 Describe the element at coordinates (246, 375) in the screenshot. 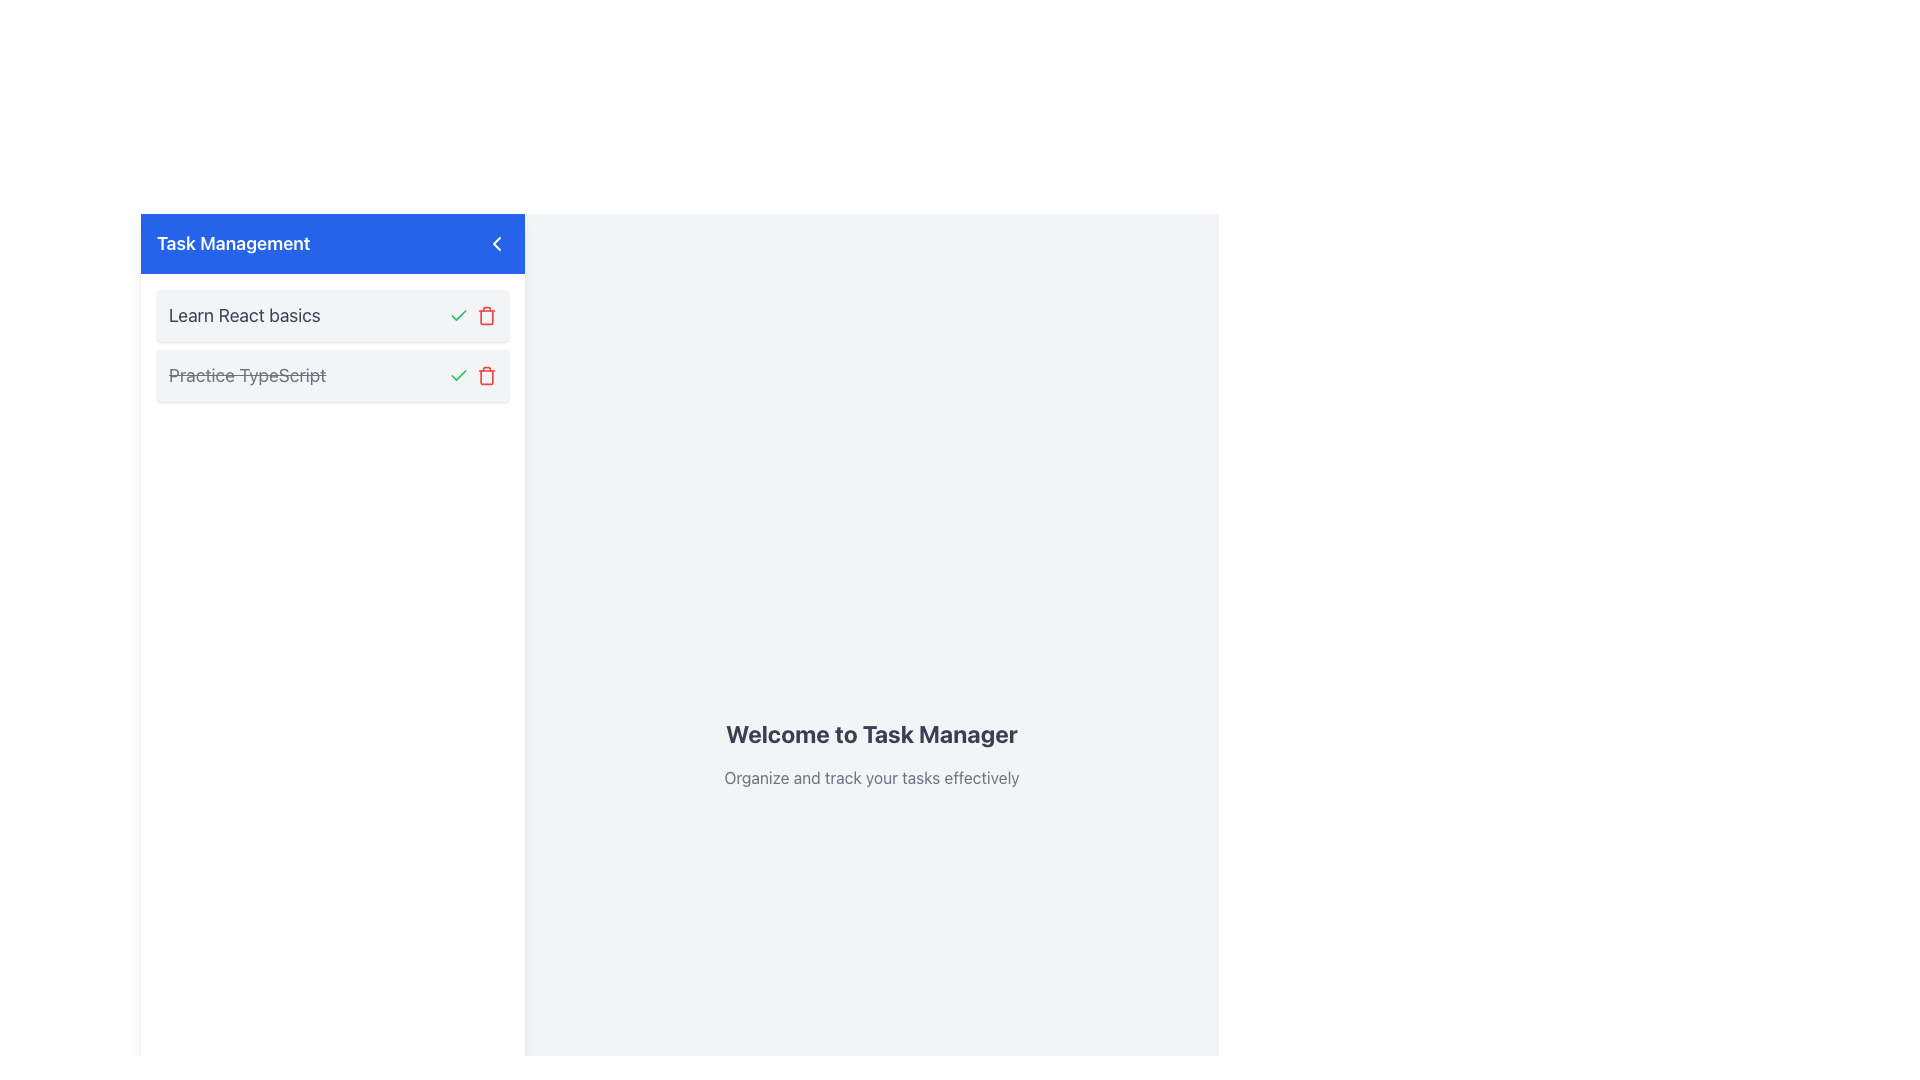

I see `the text indicating that the task 'Practice TypeScript' has been completed, located in the second task row under the 'Task Management' section` at that location.